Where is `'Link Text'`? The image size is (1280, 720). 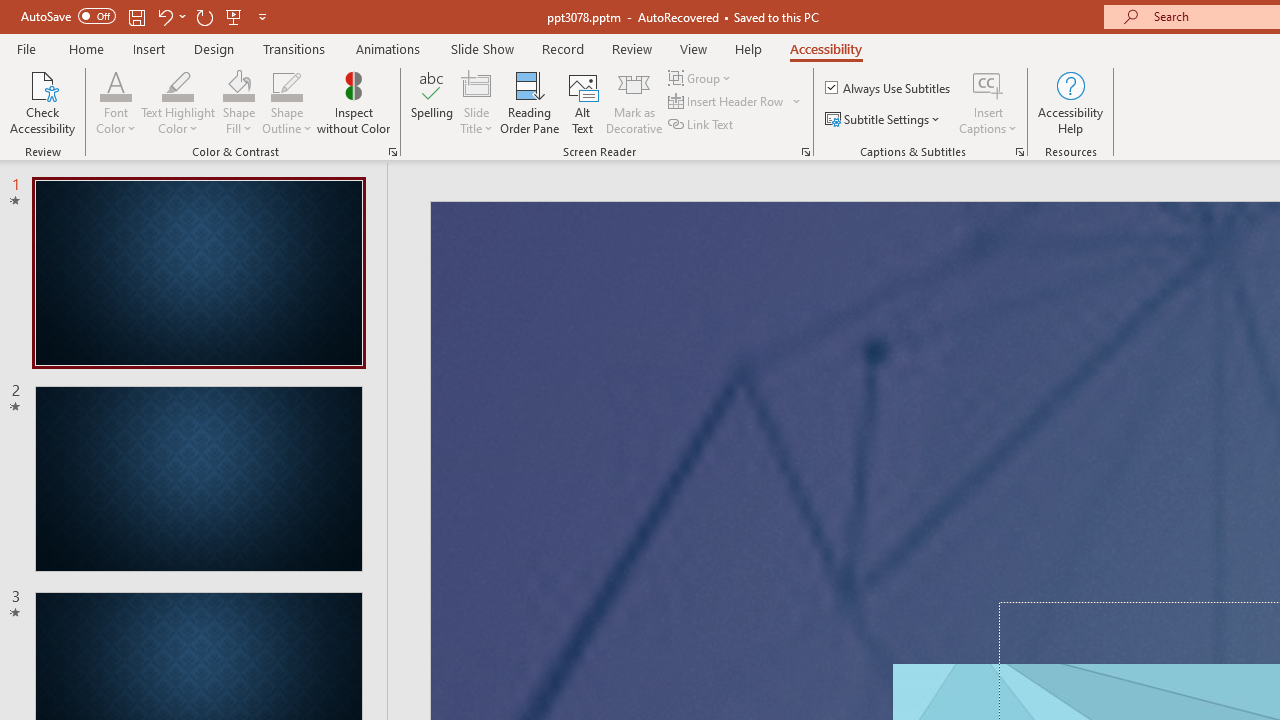
'Link Text' is located at coordinates (702, 124).